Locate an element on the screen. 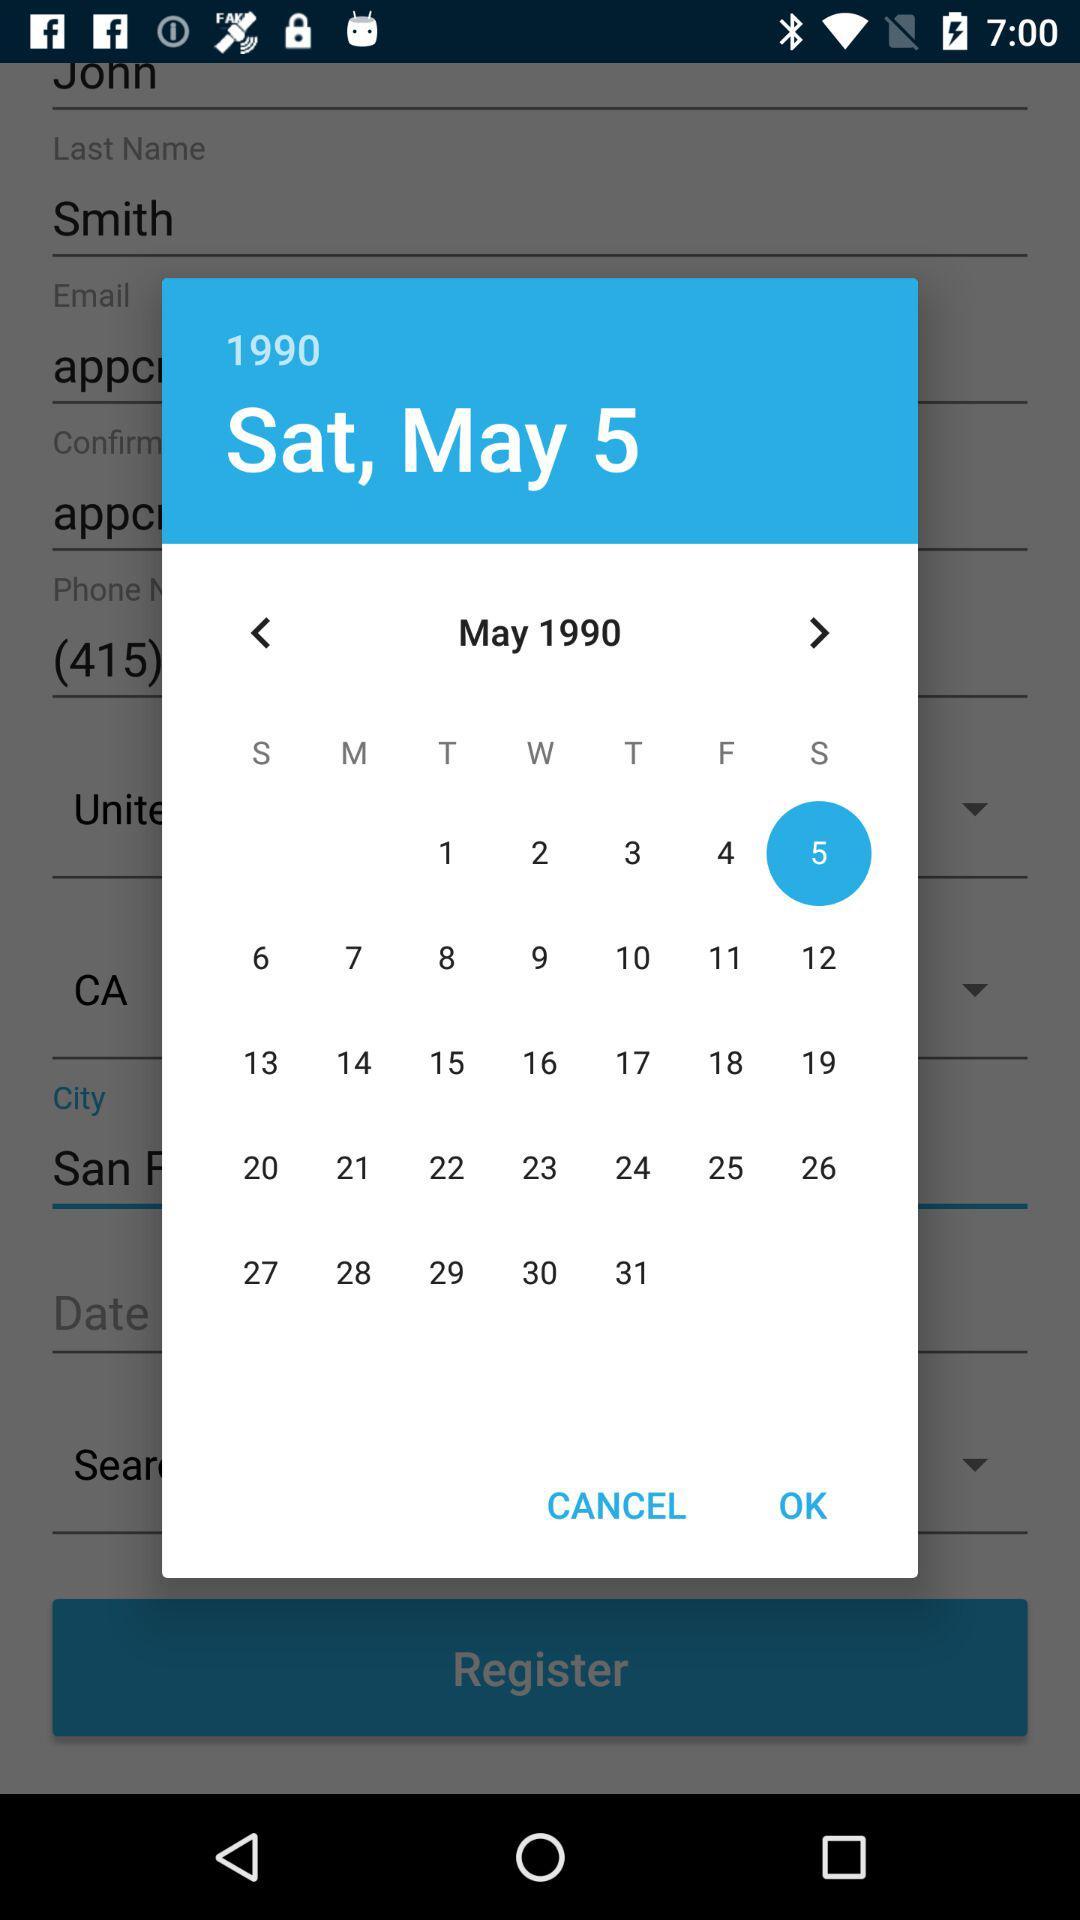 The width and height of the screenshot is (1080, 1920). icon at the top left corner is located at coordinates (260, 632).